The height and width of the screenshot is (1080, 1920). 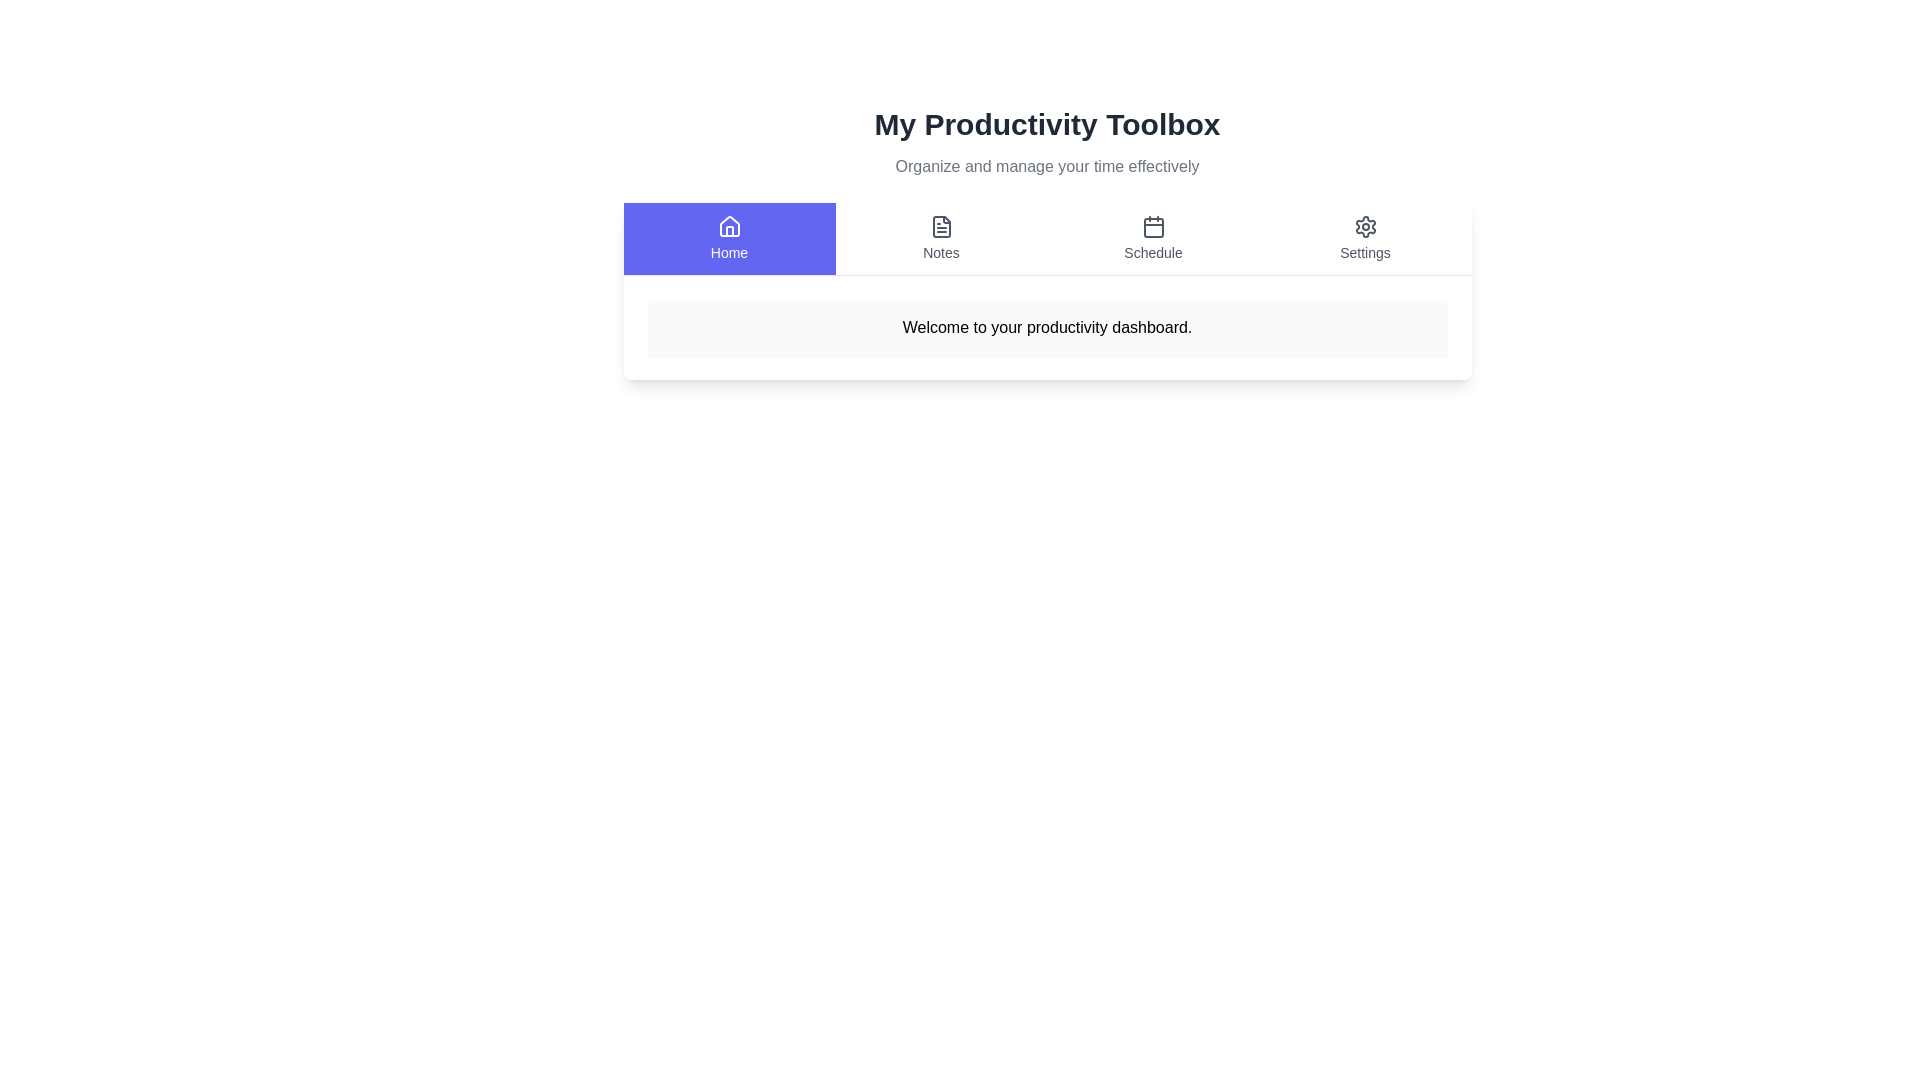 I want to click on the house-shaped icon in the navigation menu, so click(x=728, y=226).